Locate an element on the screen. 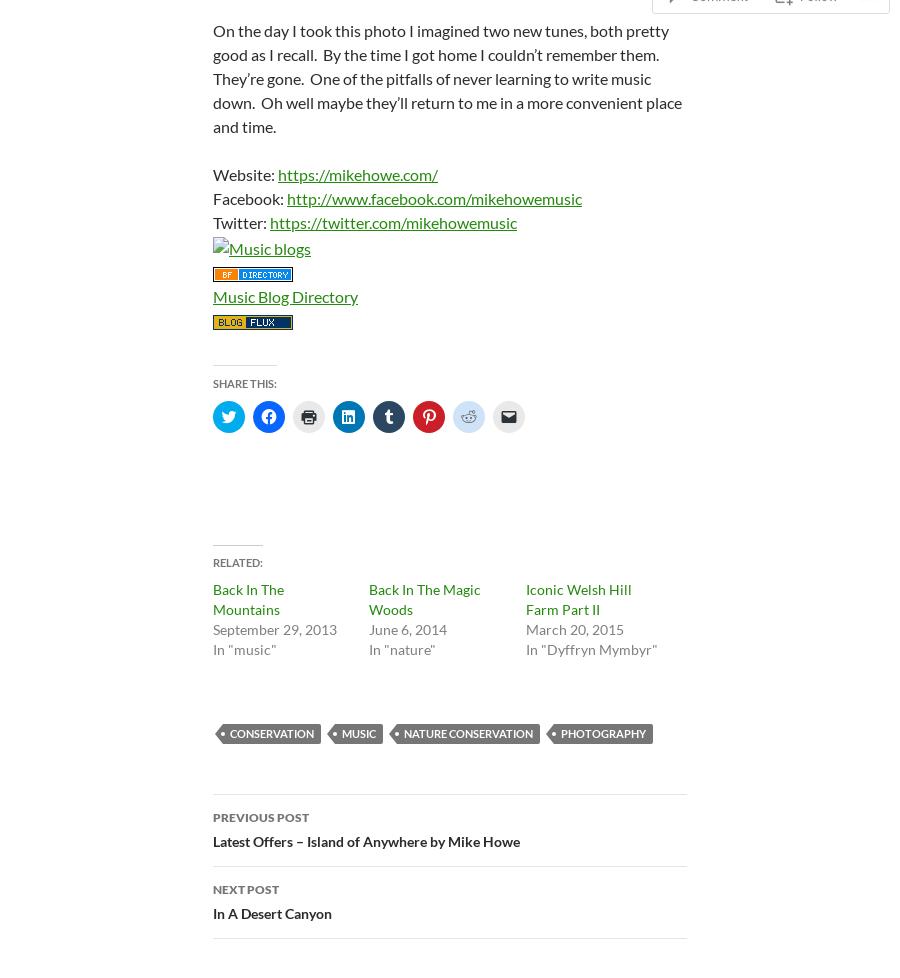  'music' is located at coordinates (359, 732).